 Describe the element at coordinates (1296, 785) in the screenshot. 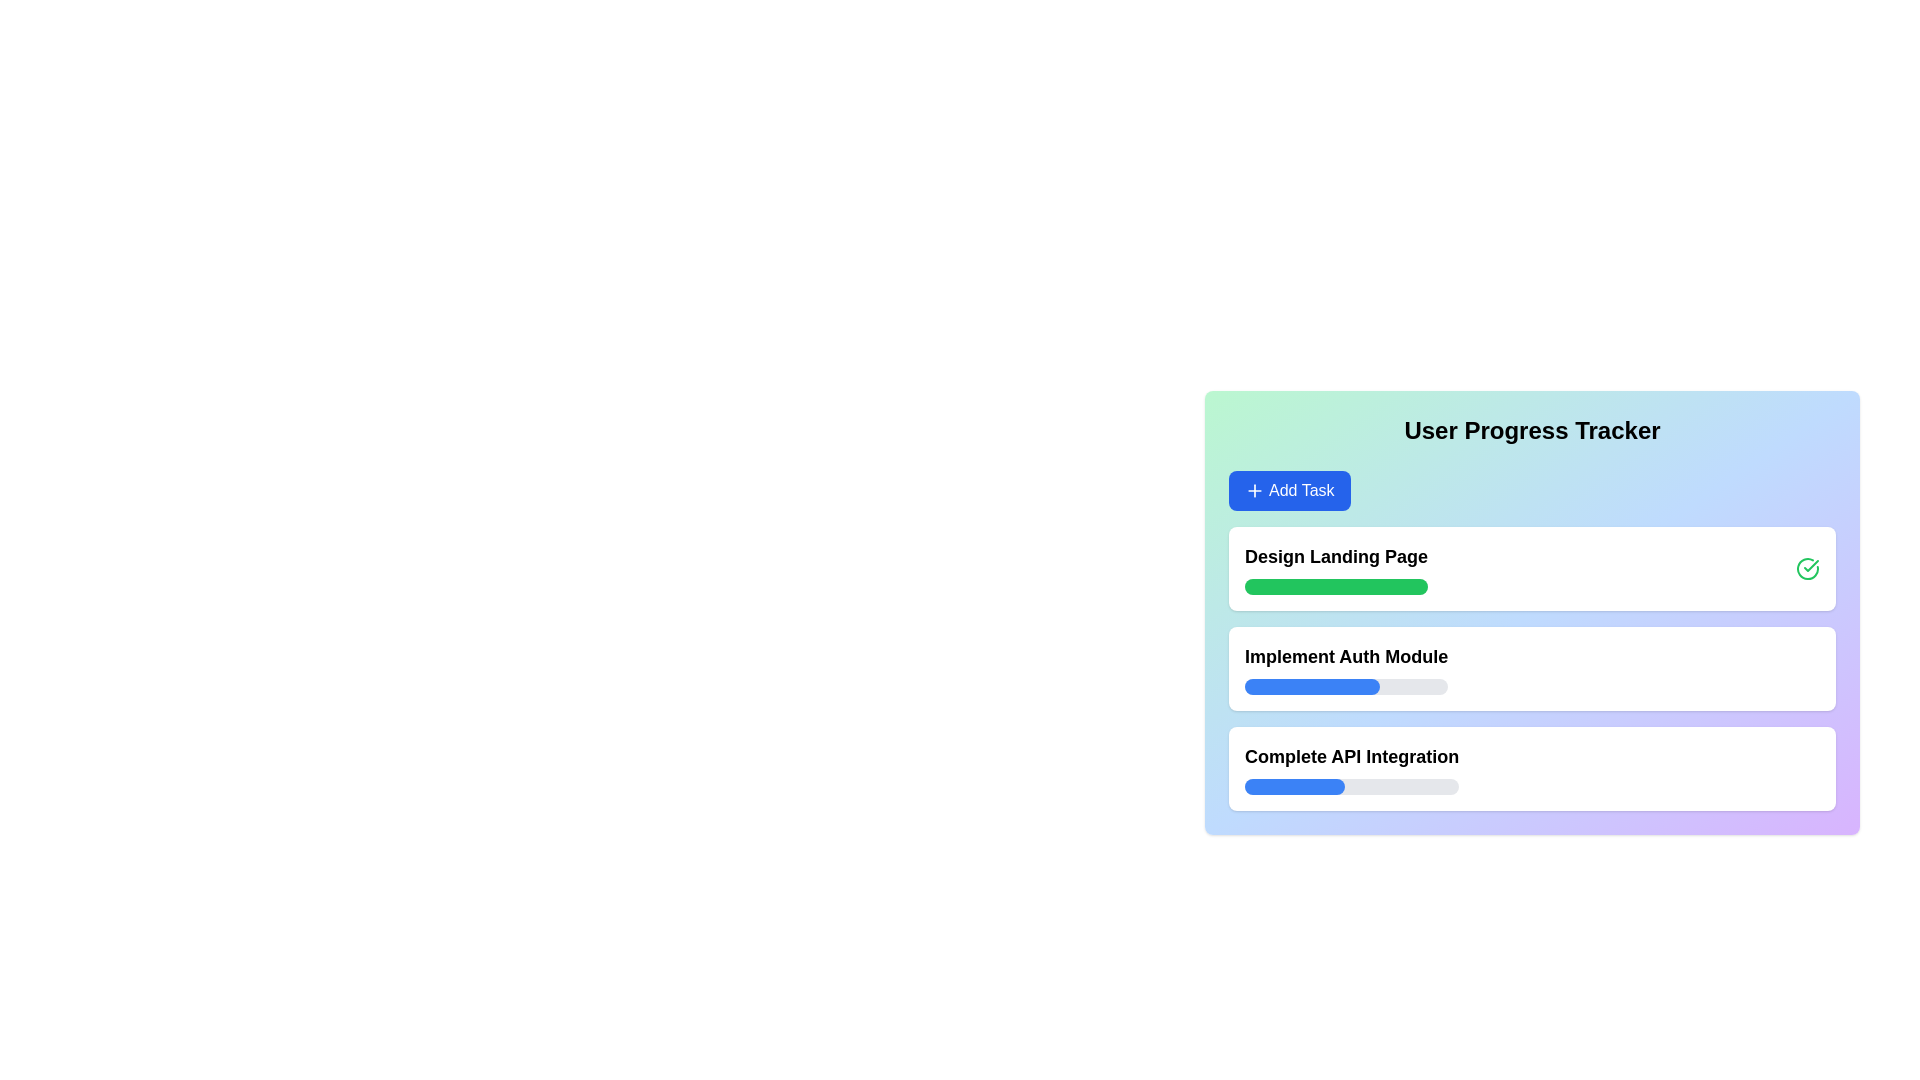

I see `the progress bar completion` at that location.